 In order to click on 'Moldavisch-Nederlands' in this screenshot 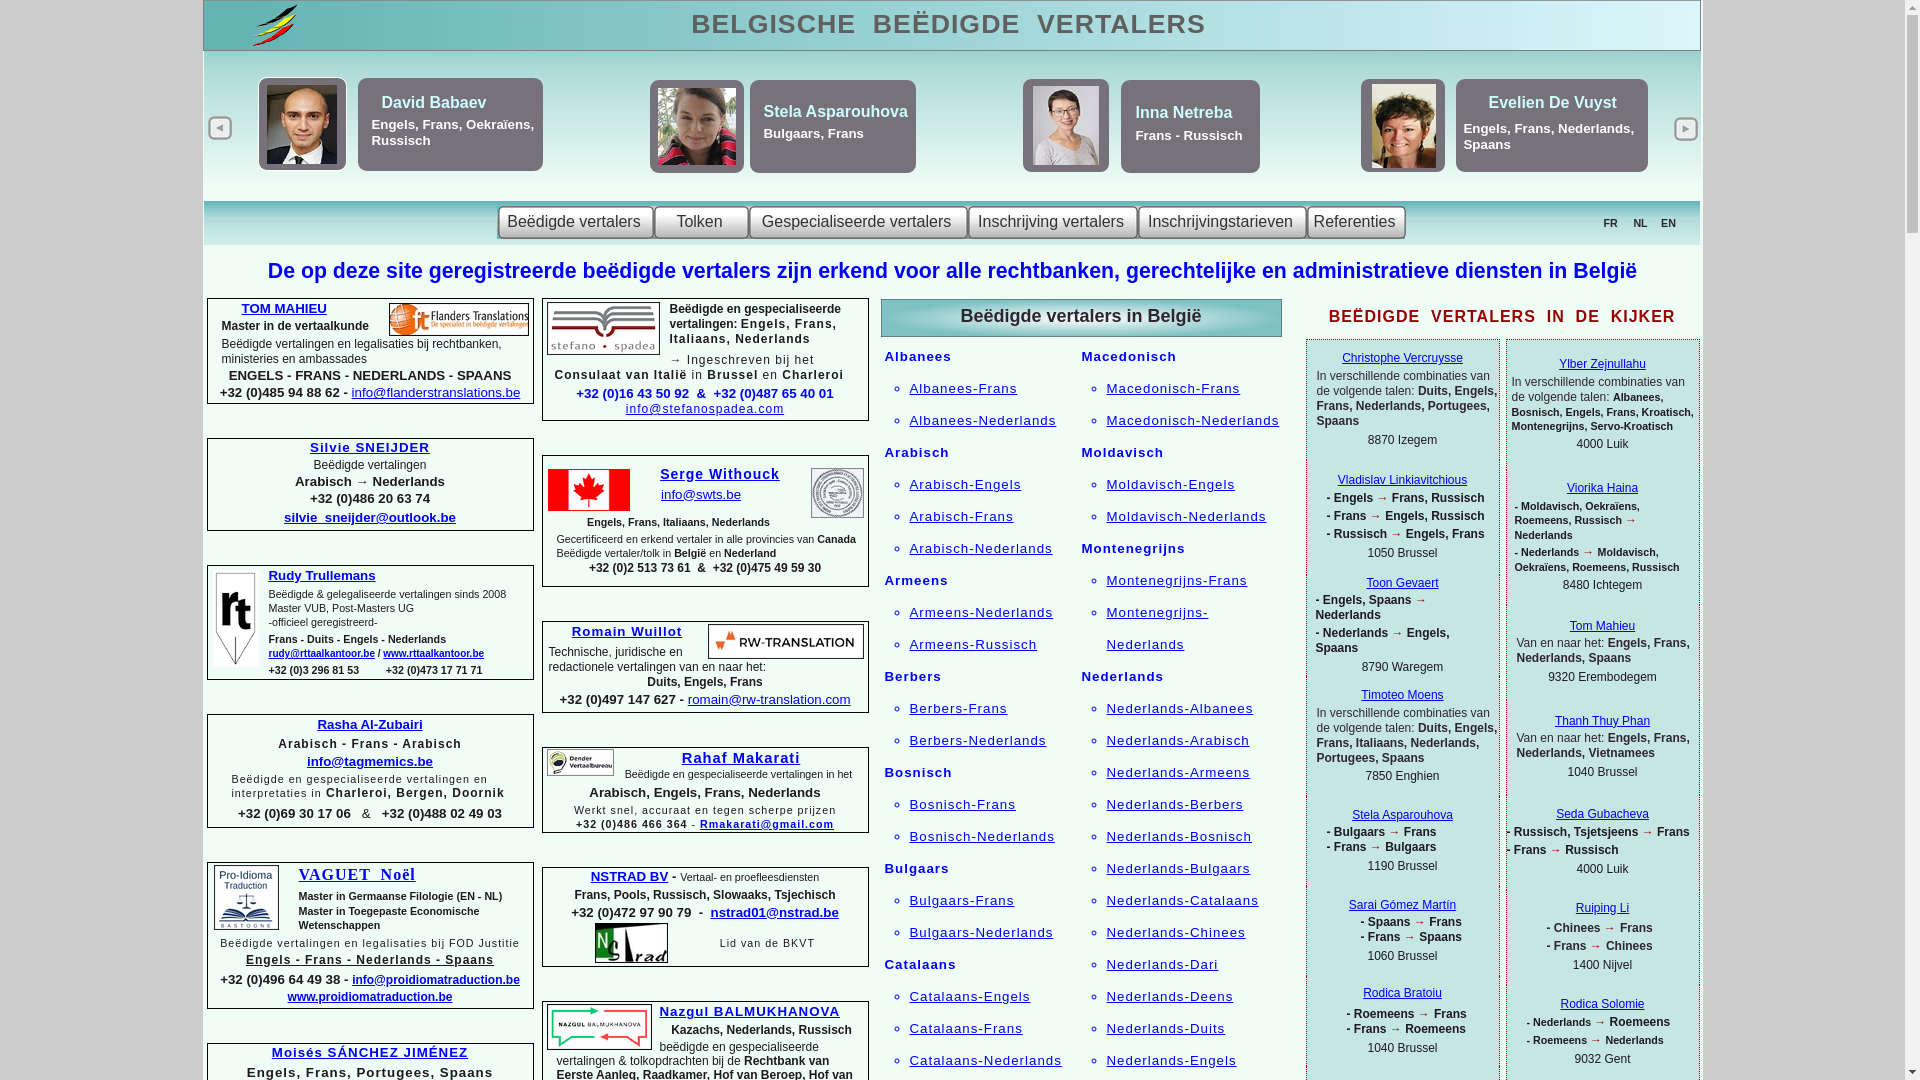, I will do `click(1104, 515)`.